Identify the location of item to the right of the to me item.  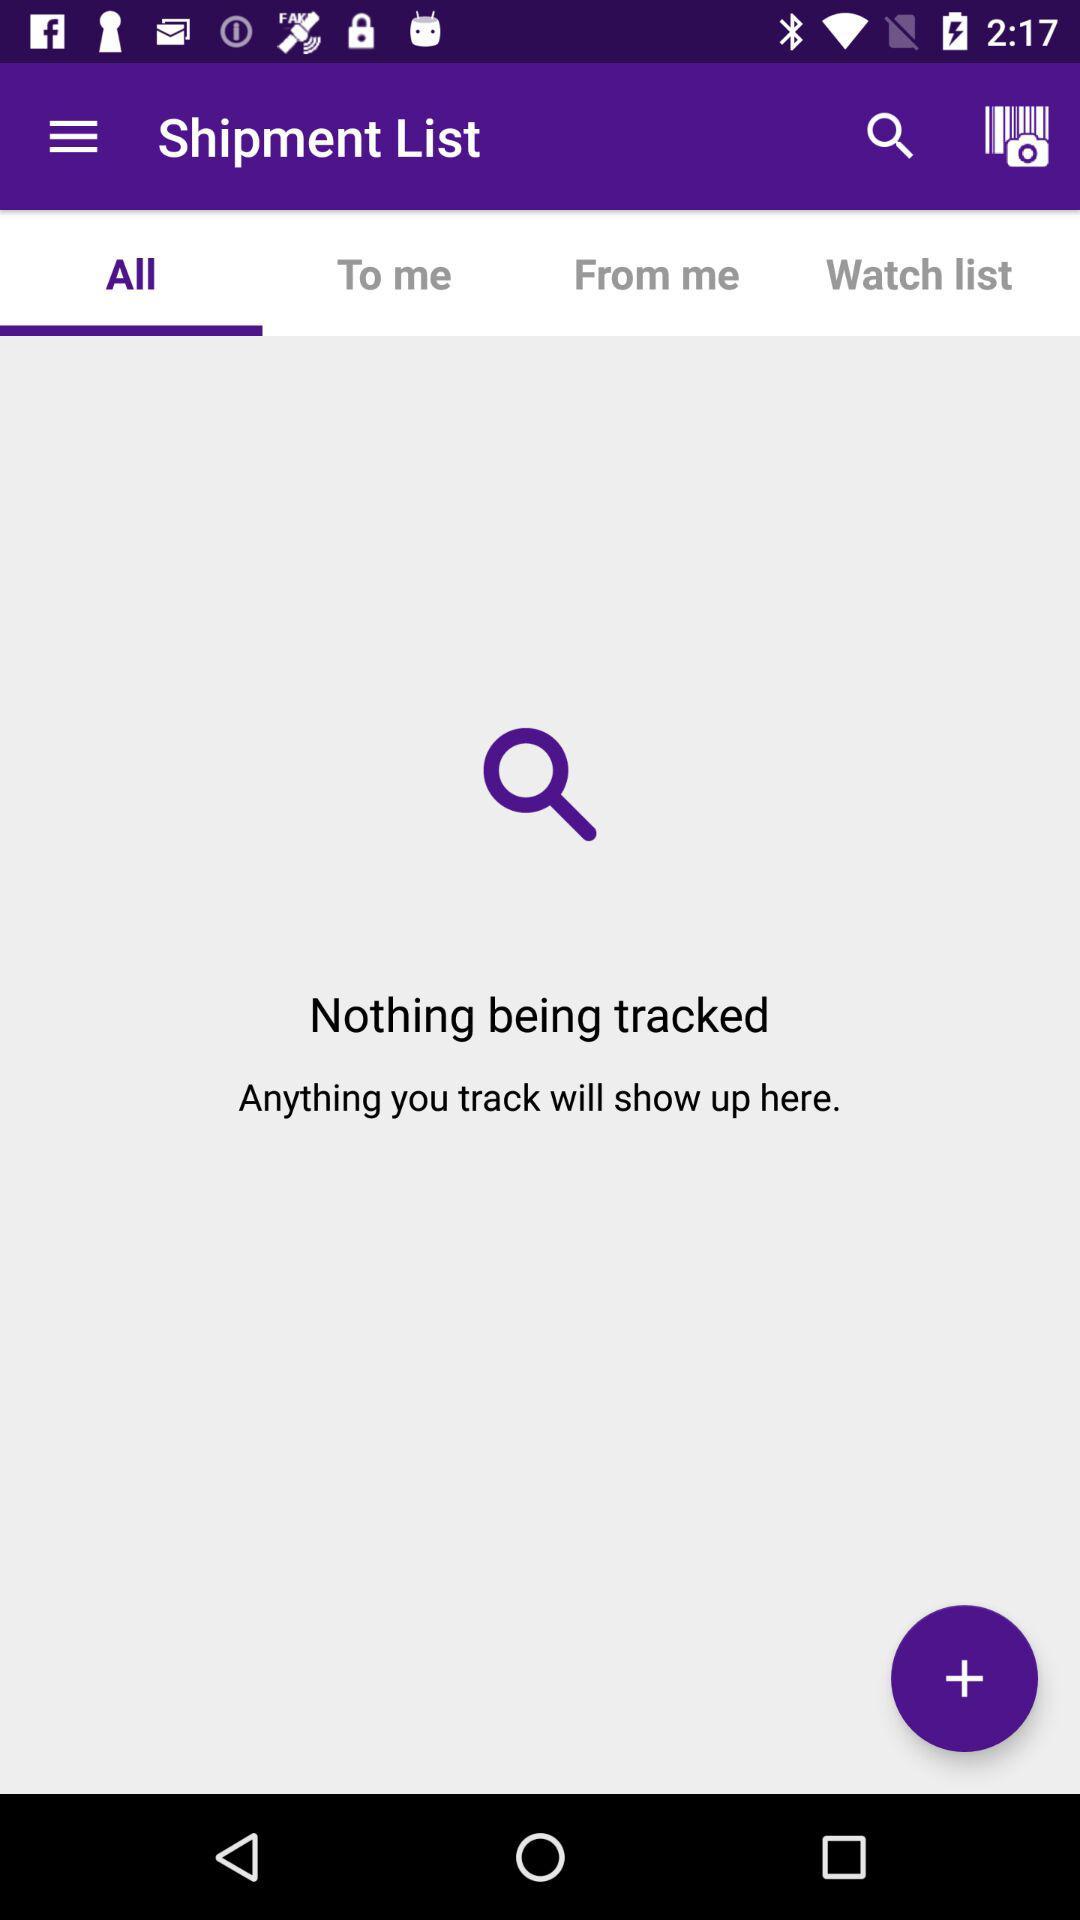
(656, 272).